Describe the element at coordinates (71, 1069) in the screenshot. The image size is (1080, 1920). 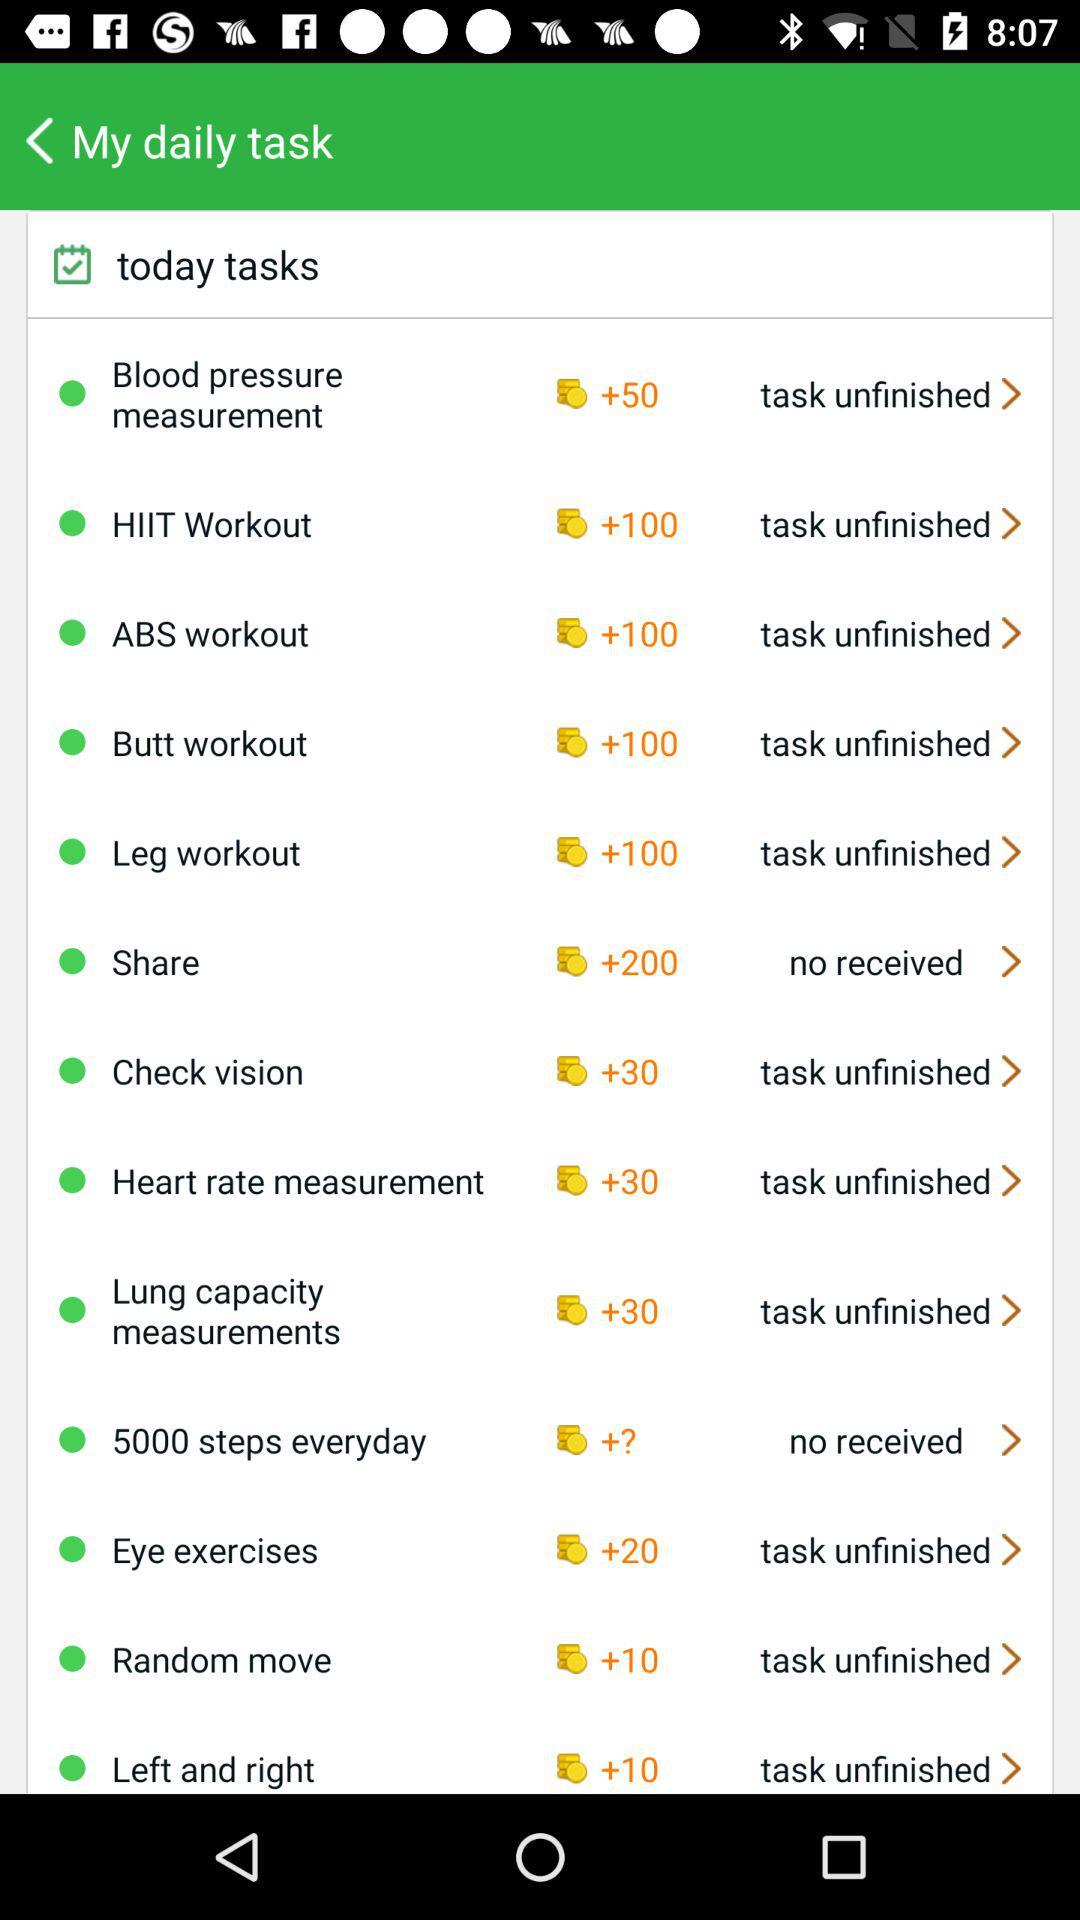
I see `mark off task as complete` at that location.